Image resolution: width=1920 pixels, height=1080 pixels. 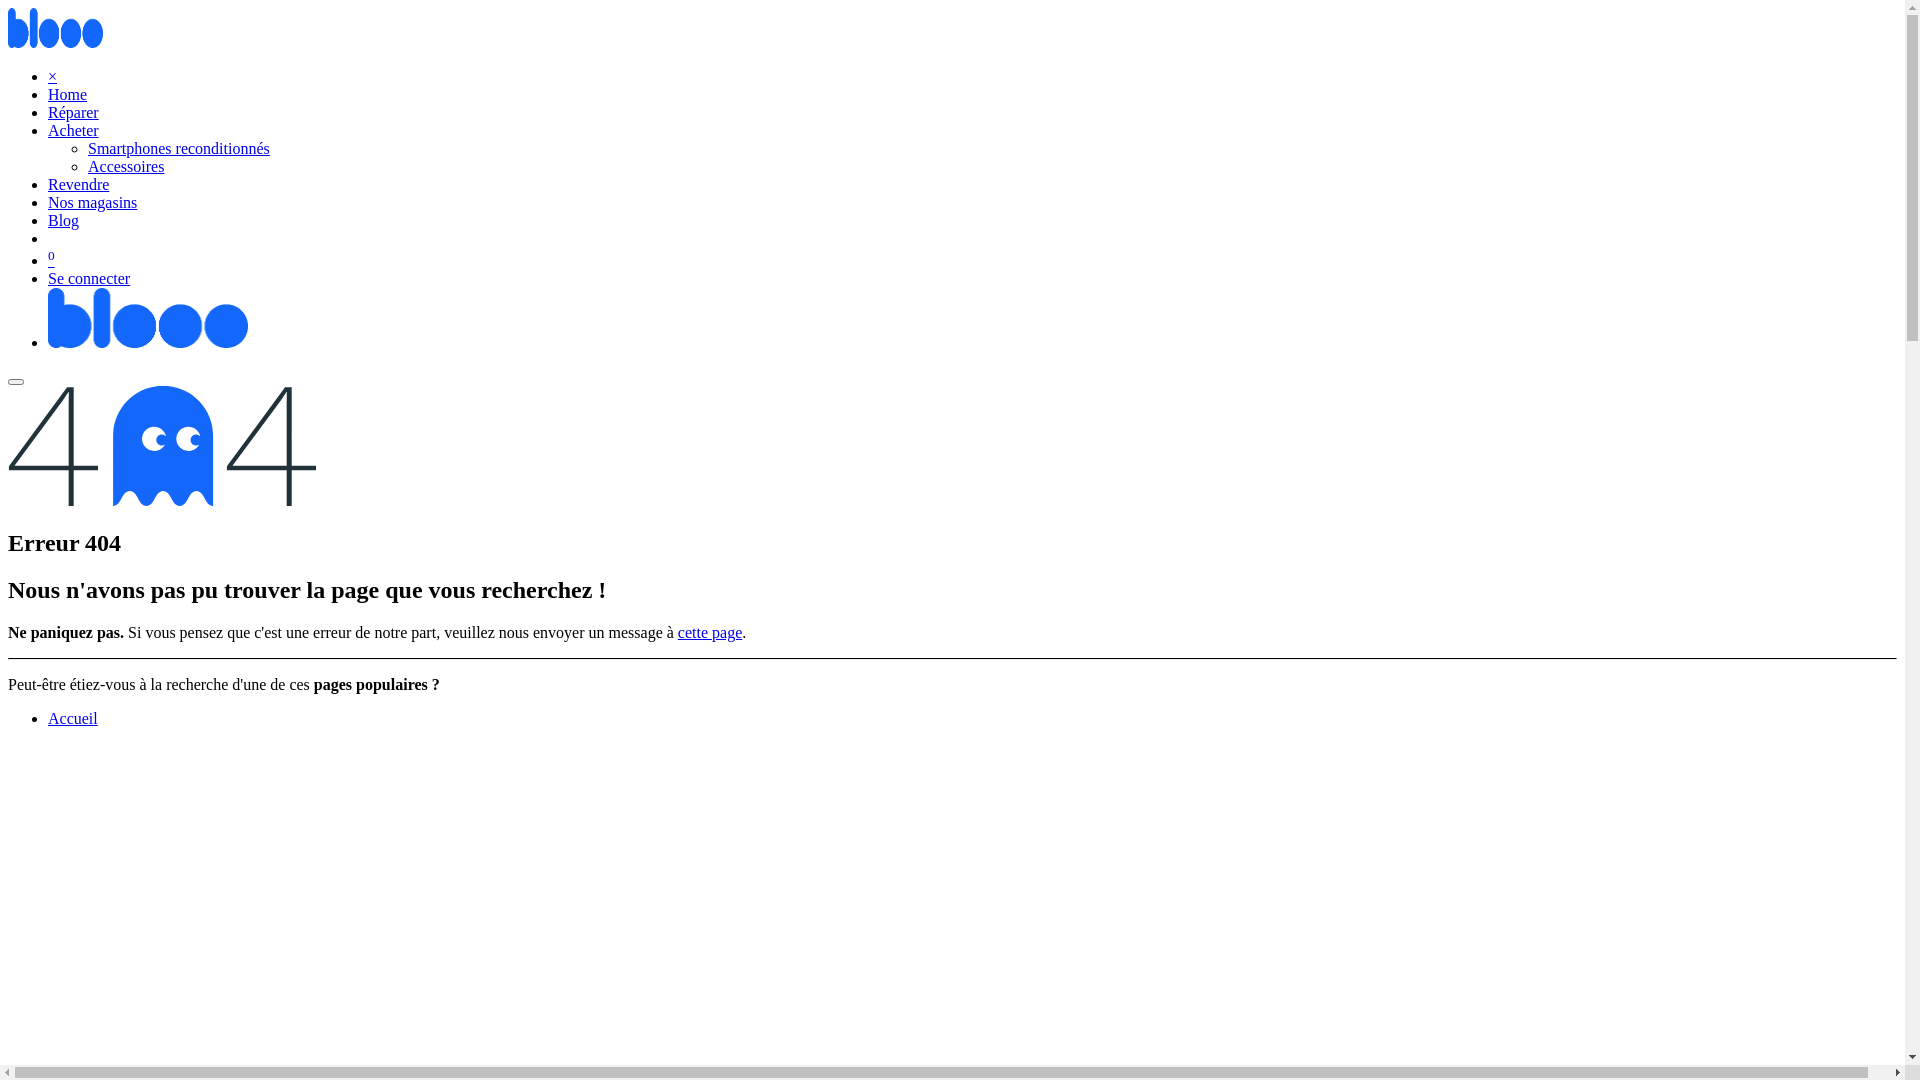 I want to click on 'Blog', so click(x=48, y=220).